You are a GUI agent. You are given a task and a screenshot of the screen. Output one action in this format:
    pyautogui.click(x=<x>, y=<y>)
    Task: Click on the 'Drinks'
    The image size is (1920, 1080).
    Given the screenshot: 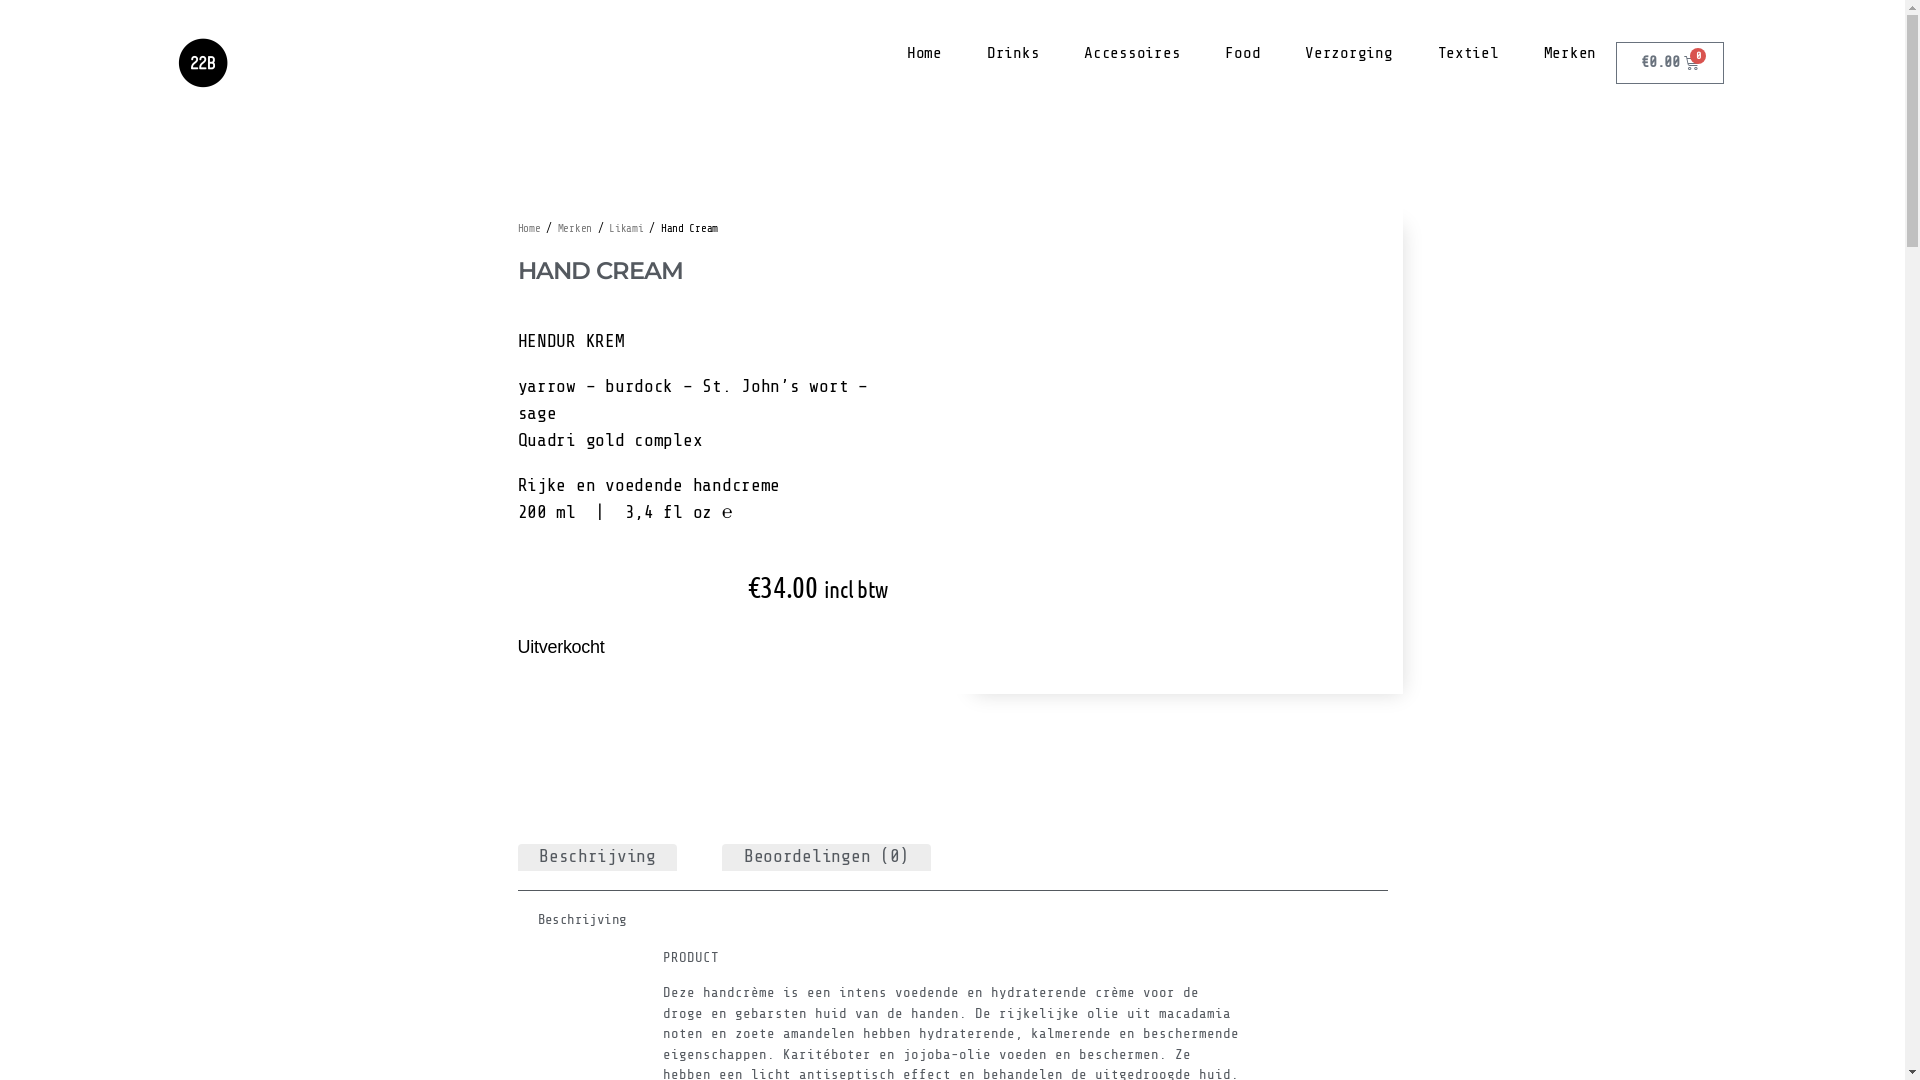 What is the action you would take?
    pyautogui.click(x=1012, y=52)
    